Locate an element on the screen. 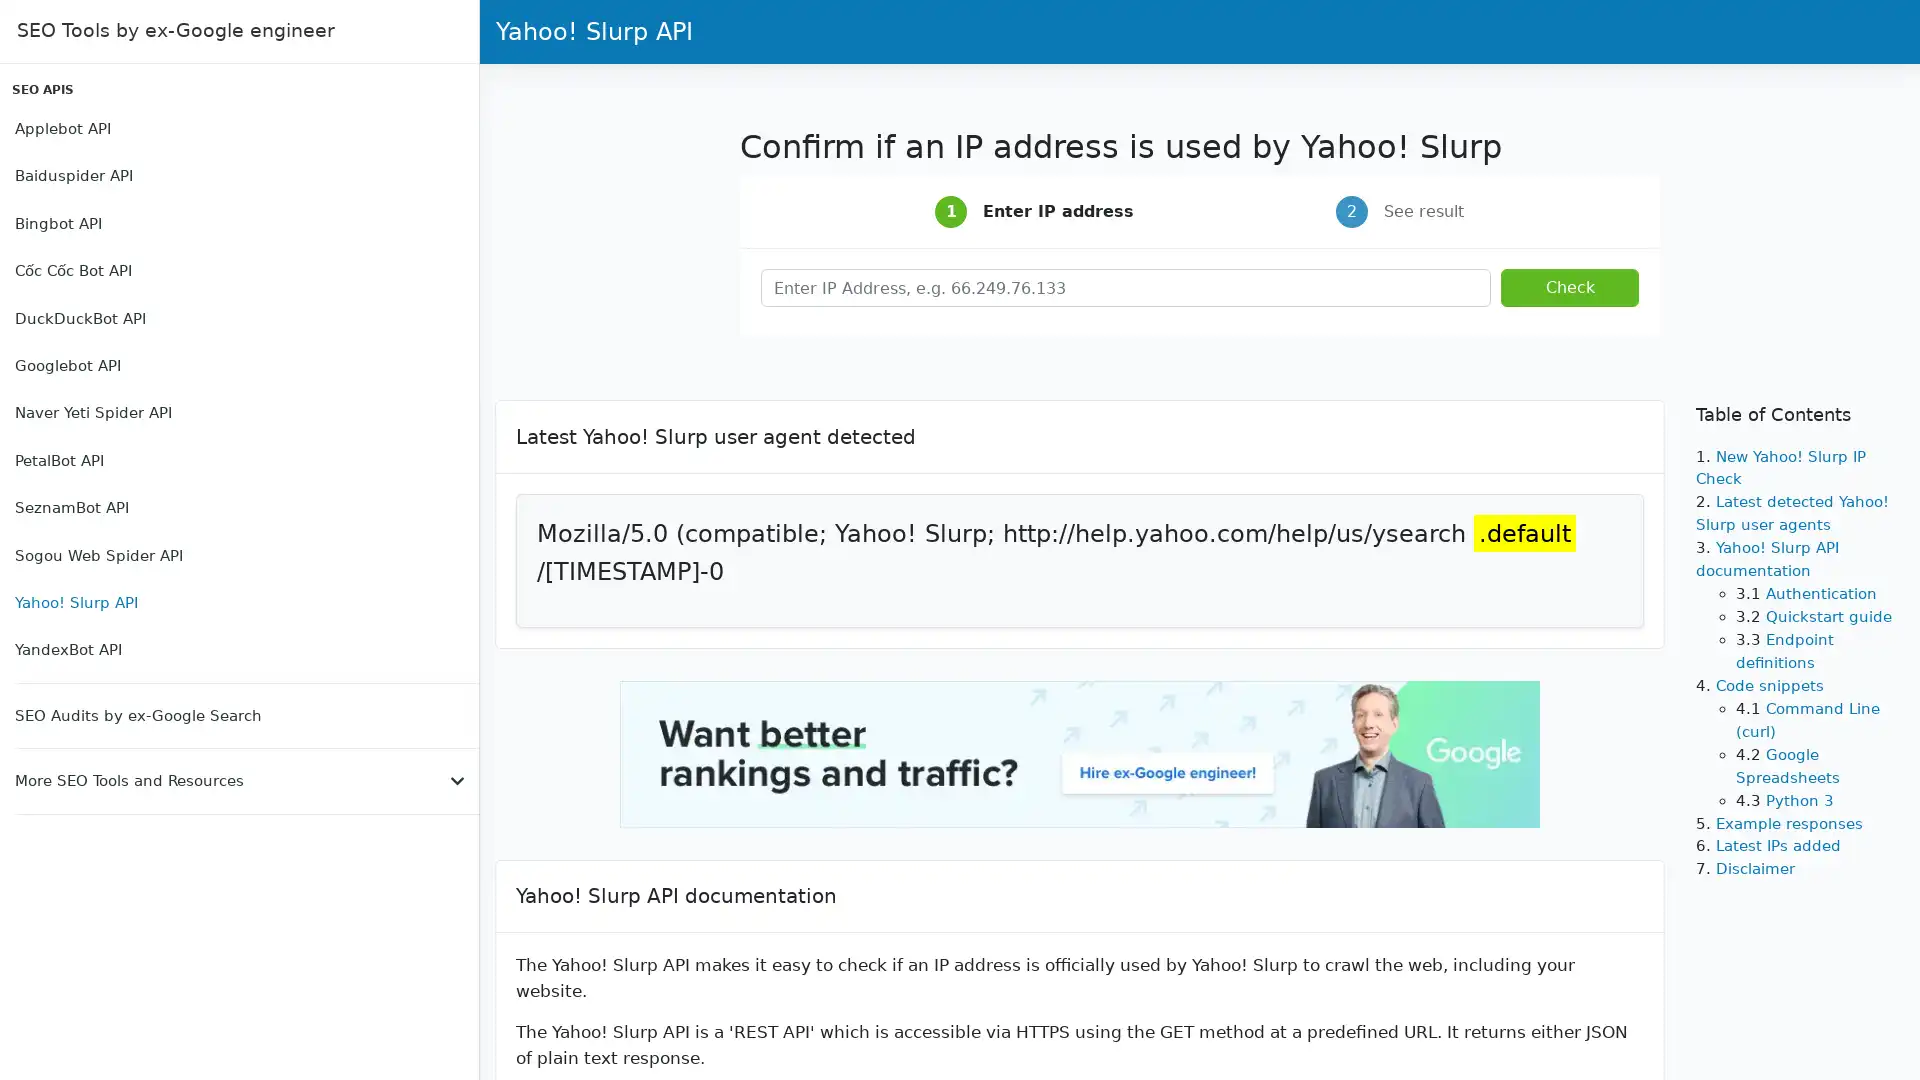  Check is located at coordinates (1568, 288).